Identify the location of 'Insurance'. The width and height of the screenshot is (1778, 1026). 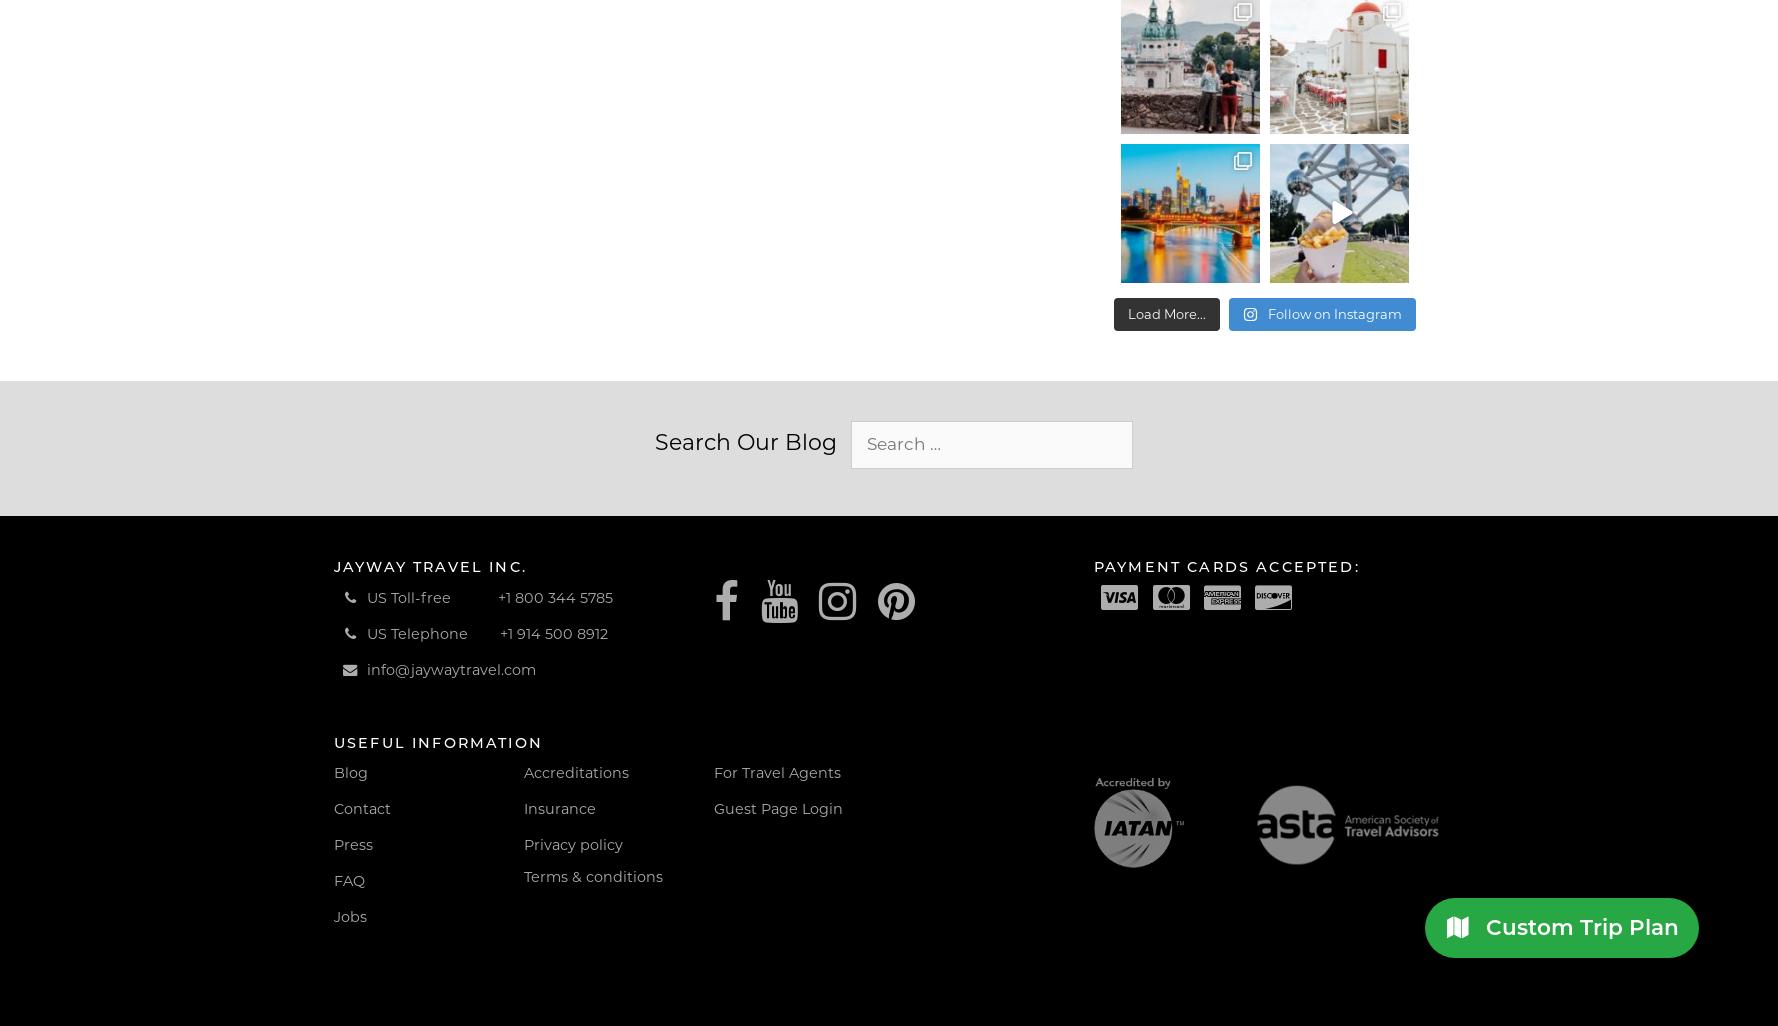
(523, 808).